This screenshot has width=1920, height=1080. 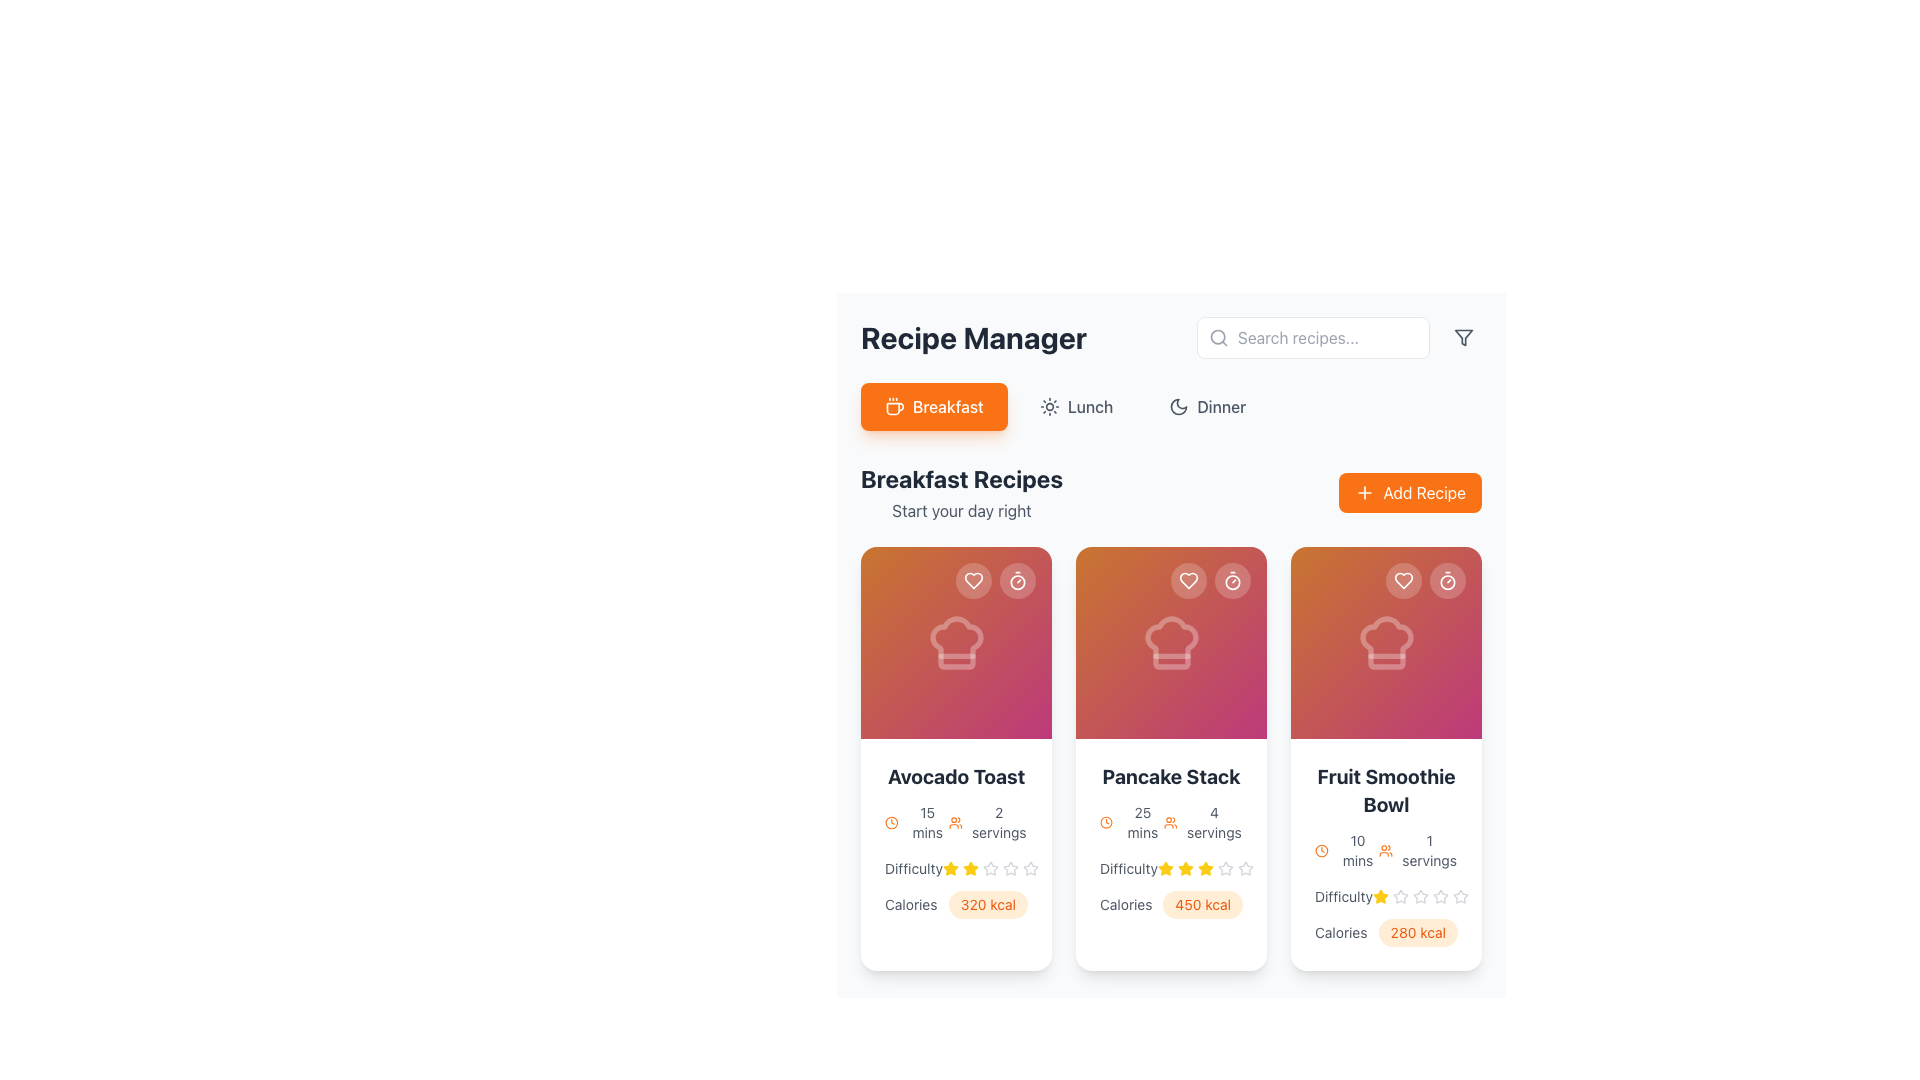 I want to click on the clock icon located at the top left of the card, which represents the time duration of '10 mins' for the recipe, so click(x=1321, y=851).